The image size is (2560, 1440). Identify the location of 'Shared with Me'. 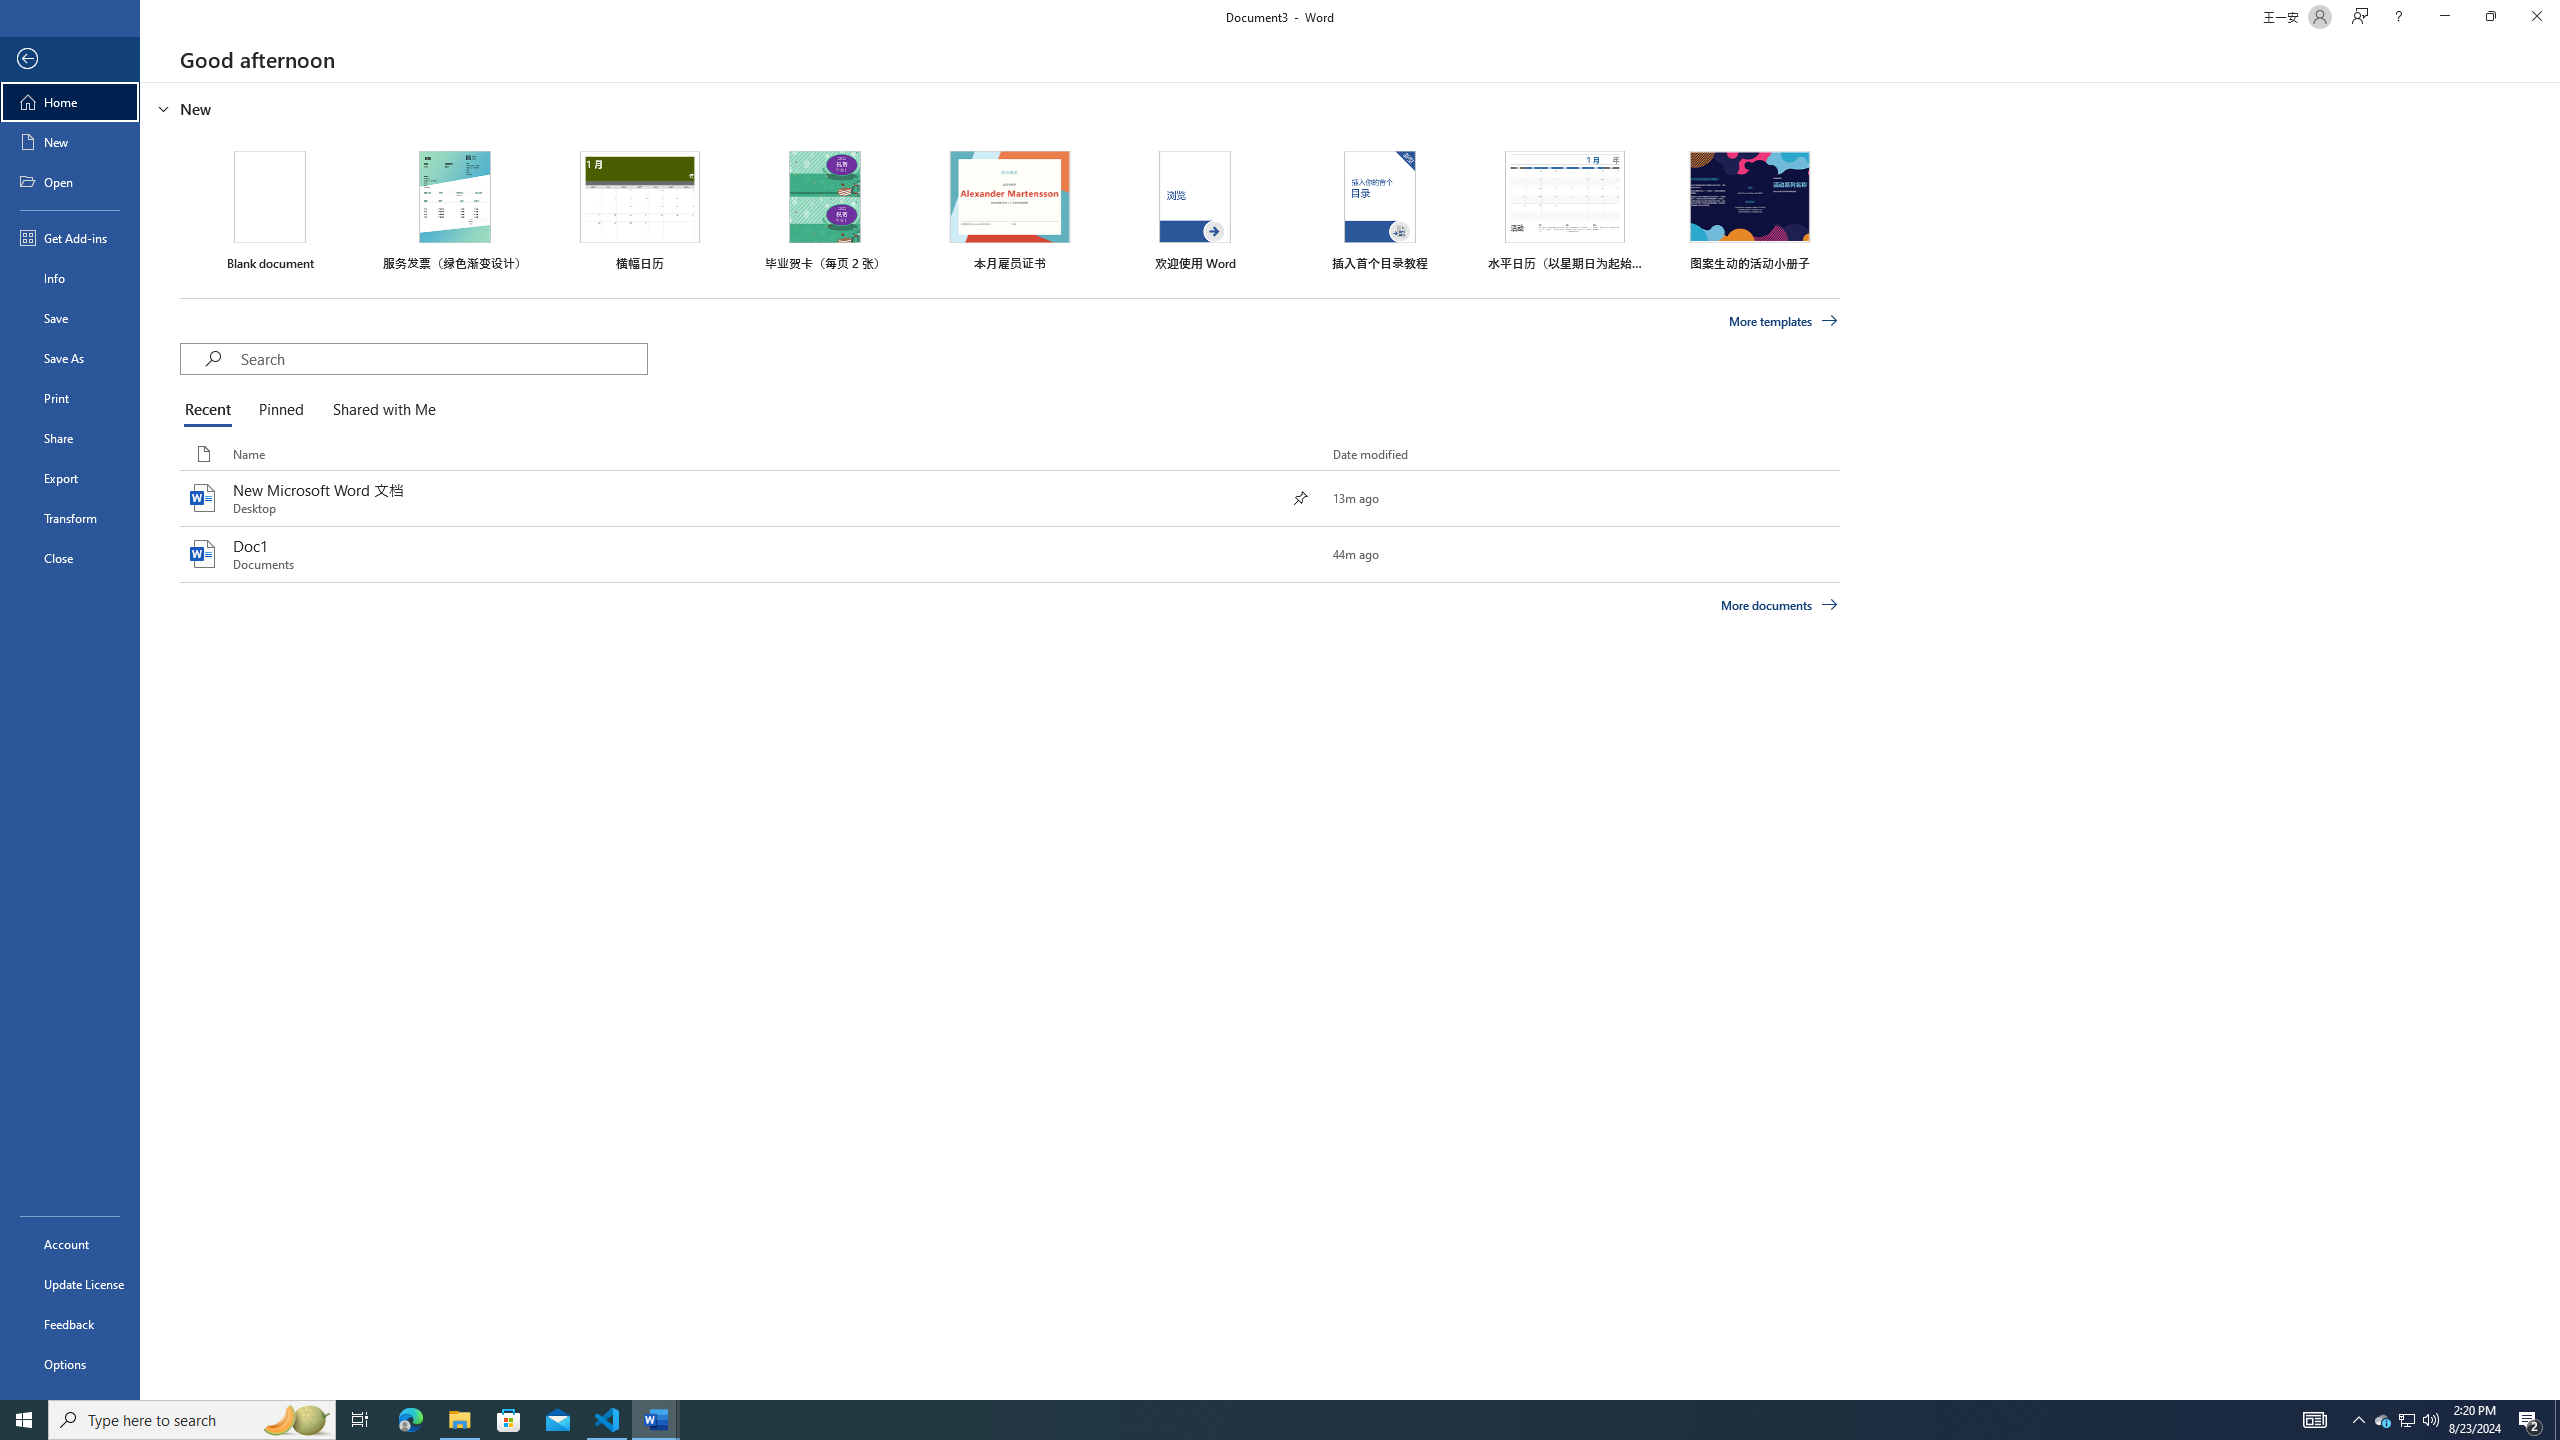
(379, 410).